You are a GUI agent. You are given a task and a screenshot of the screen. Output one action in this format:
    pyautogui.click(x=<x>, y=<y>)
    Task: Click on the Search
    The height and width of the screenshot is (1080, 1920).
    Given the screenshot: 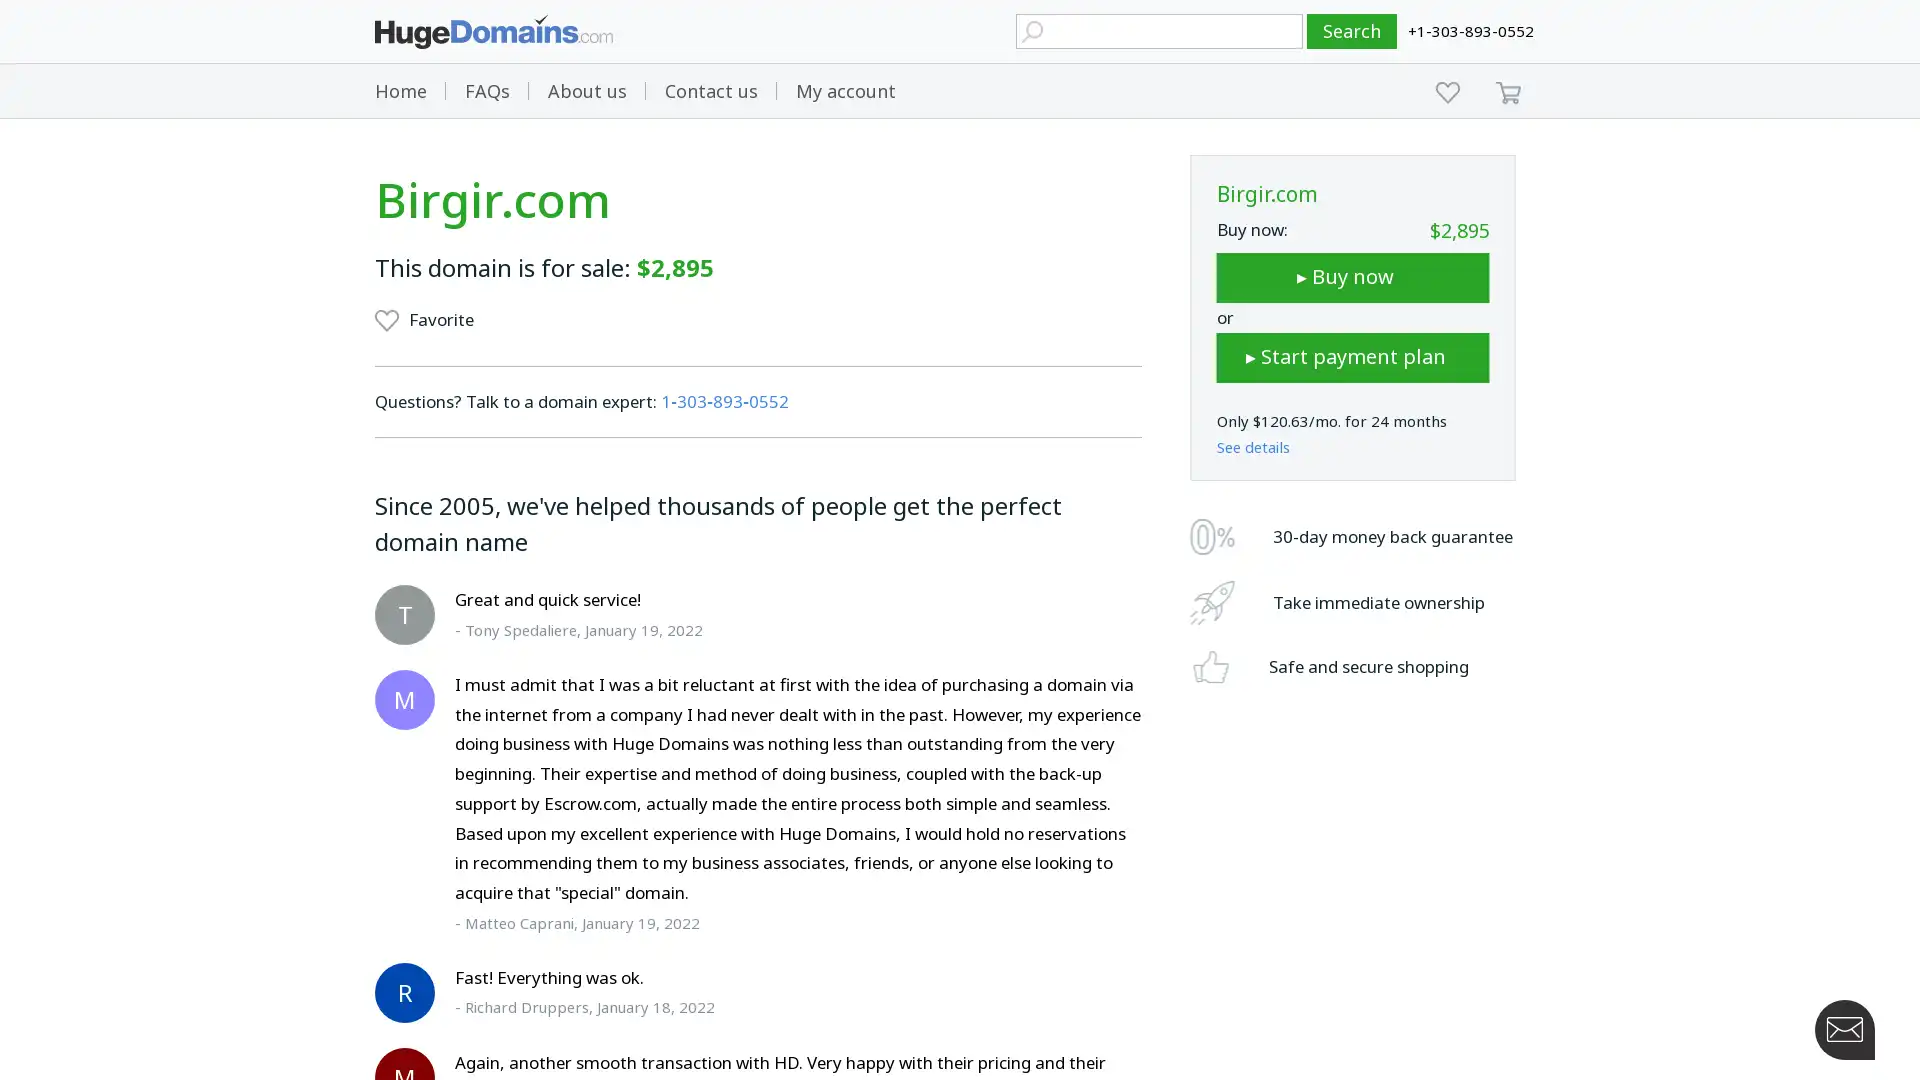 What is the action you would take?
    pyautogui.click(x=1352, y=31)
    